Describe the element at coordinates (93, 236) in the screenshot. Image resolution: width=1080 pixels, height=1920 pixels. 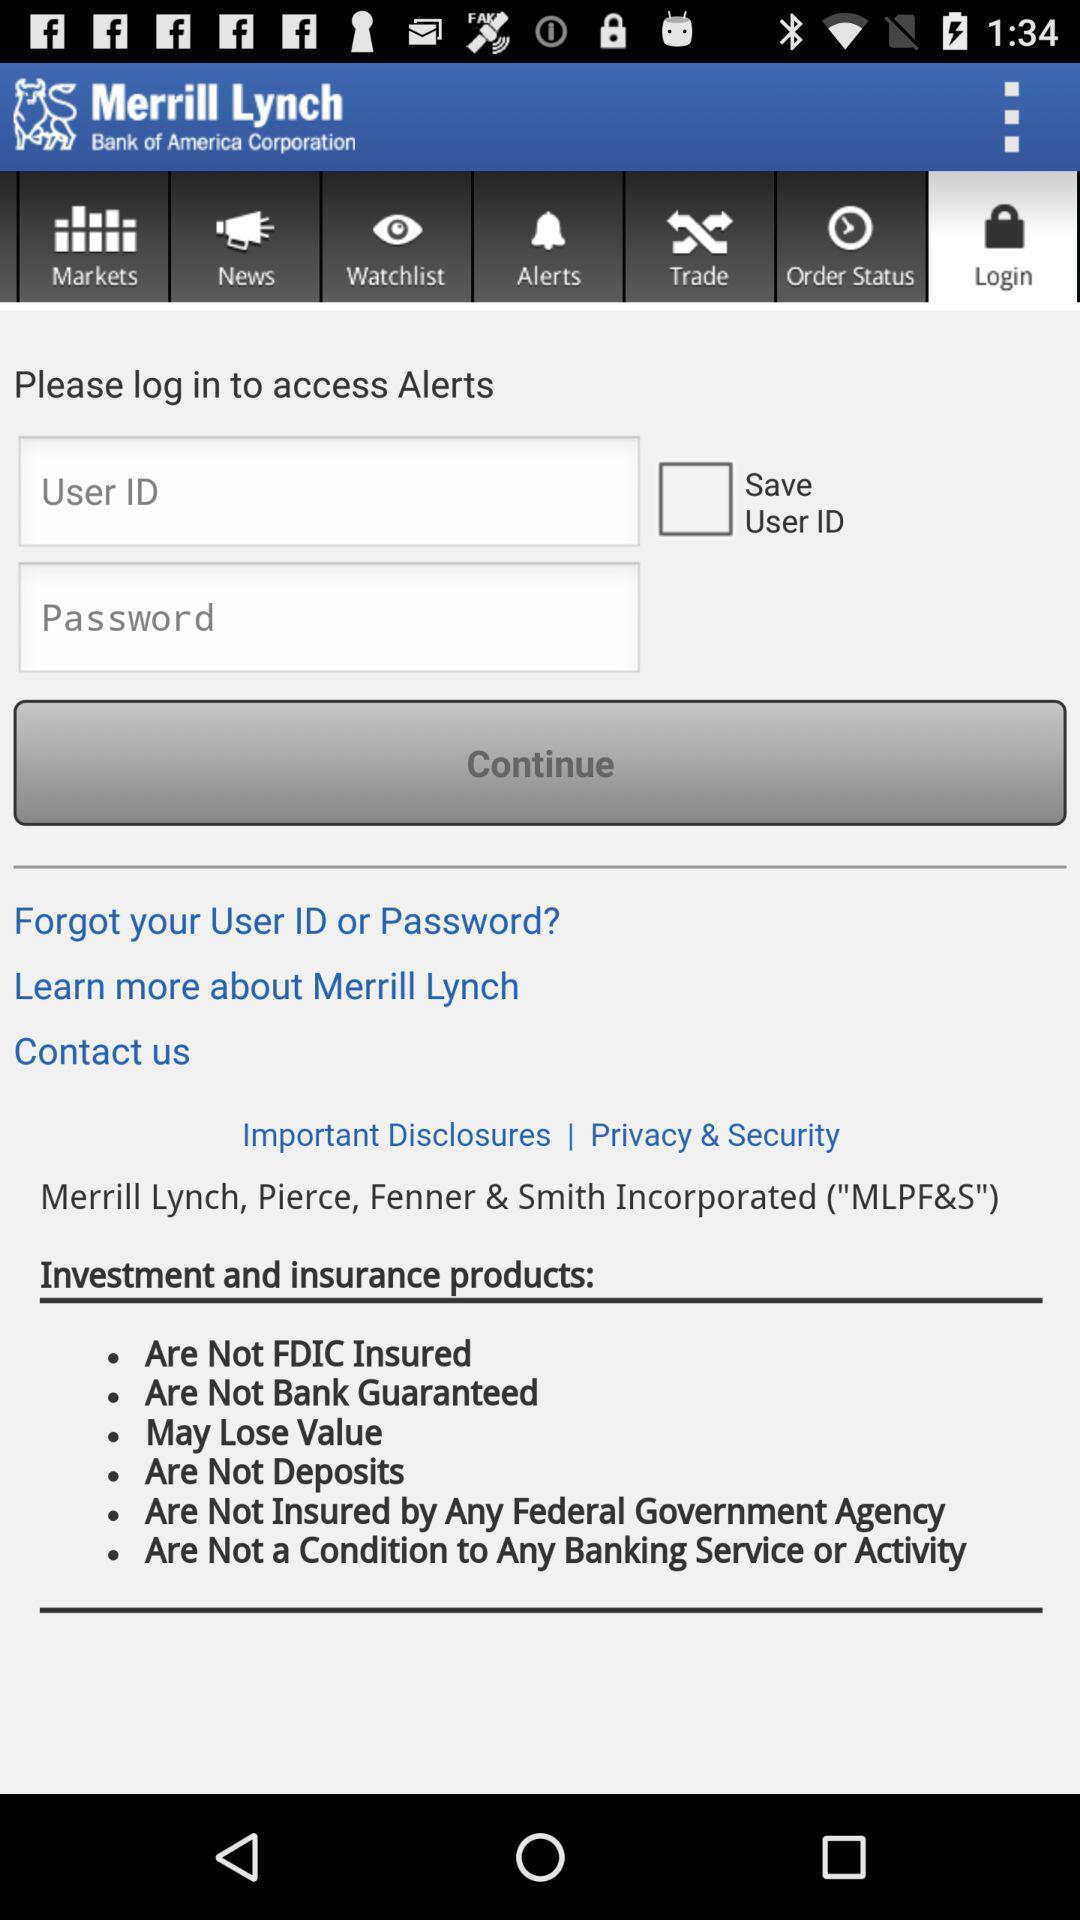
I see `see markets` at that location.